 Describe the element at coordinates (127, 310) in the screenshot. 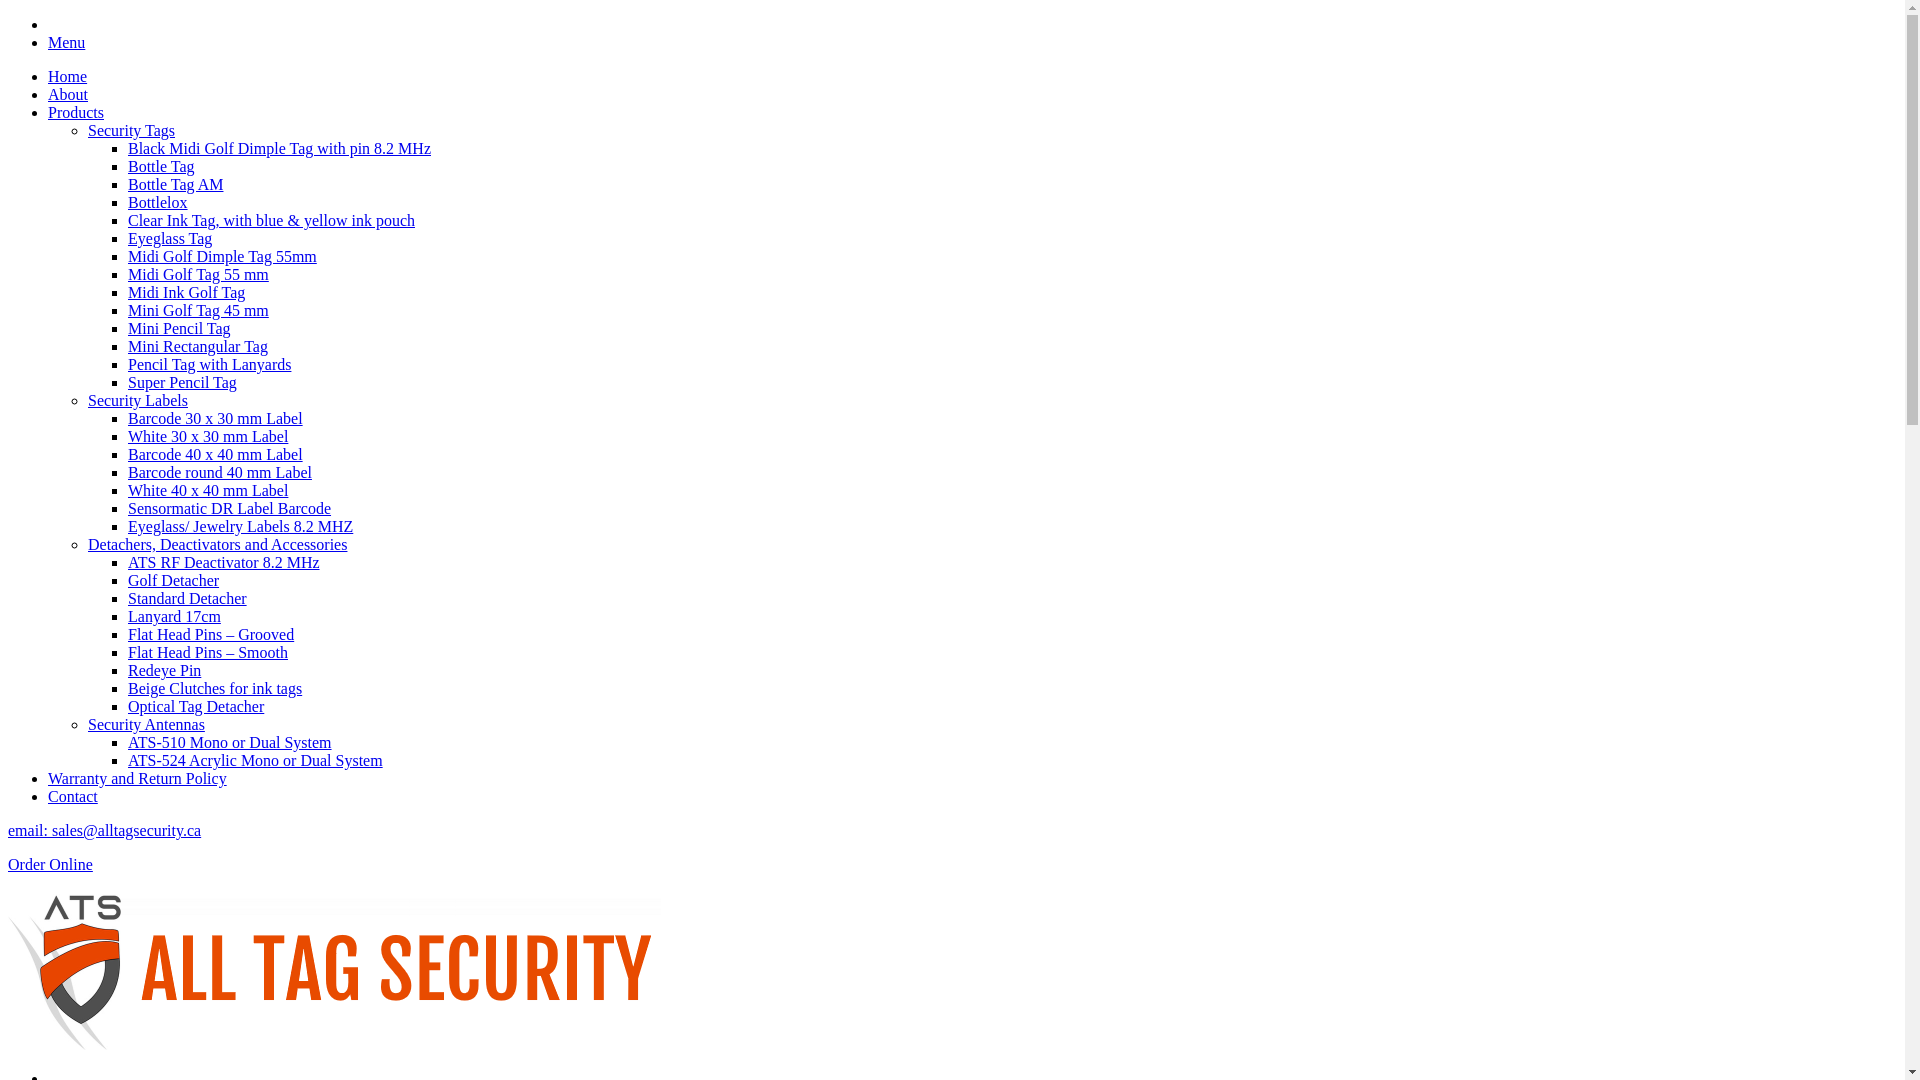

I see `'Mini Golf Tag 45 mm'` at that location.